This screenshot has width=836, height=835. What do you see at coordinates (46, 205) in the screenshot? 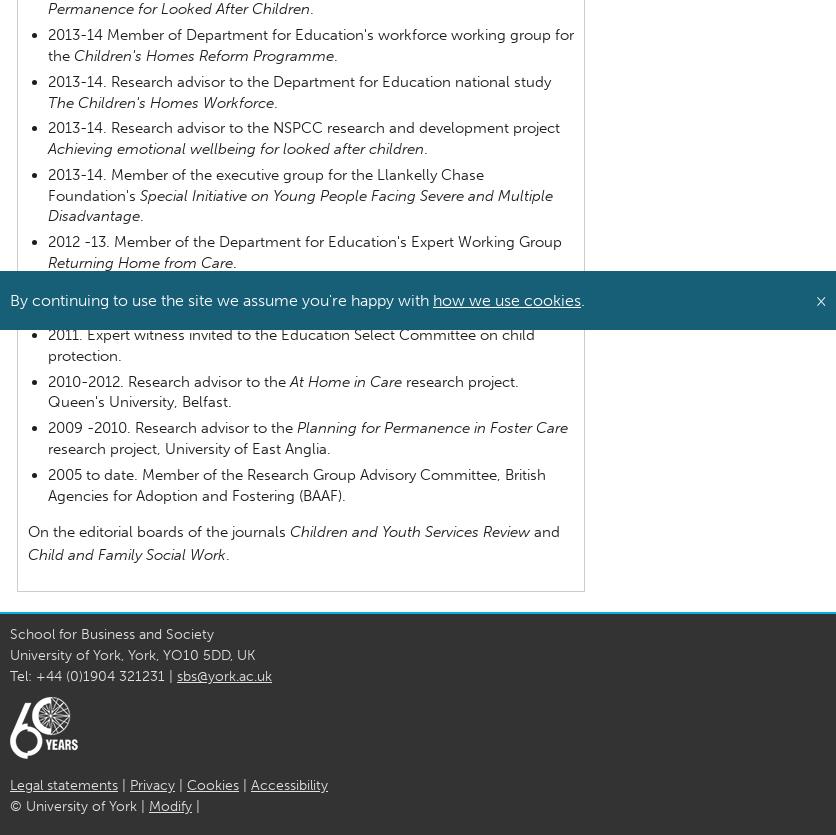
I see `'Special Initiative on Young People Facing Severe and Multiple Disadvantage'` at bounding box center [46, 205].